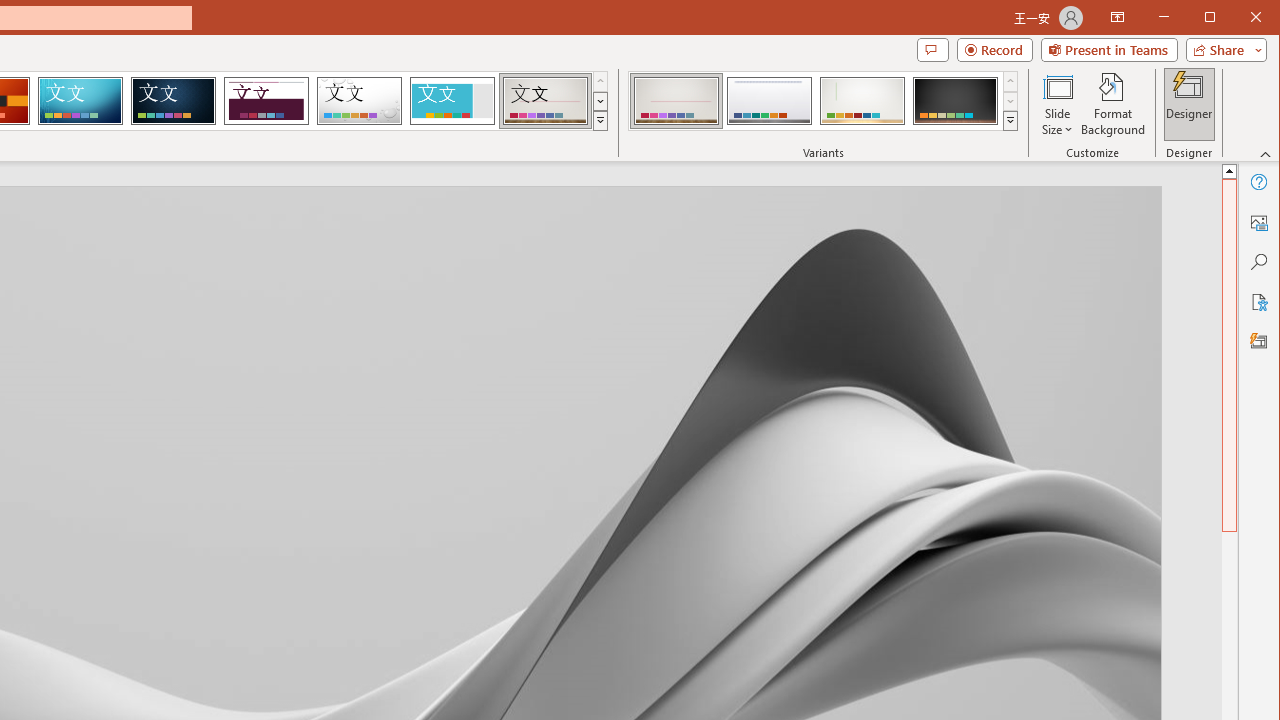 The image size is (1280, 720). I want to click on 'Slide Size', so click(1056, 104).